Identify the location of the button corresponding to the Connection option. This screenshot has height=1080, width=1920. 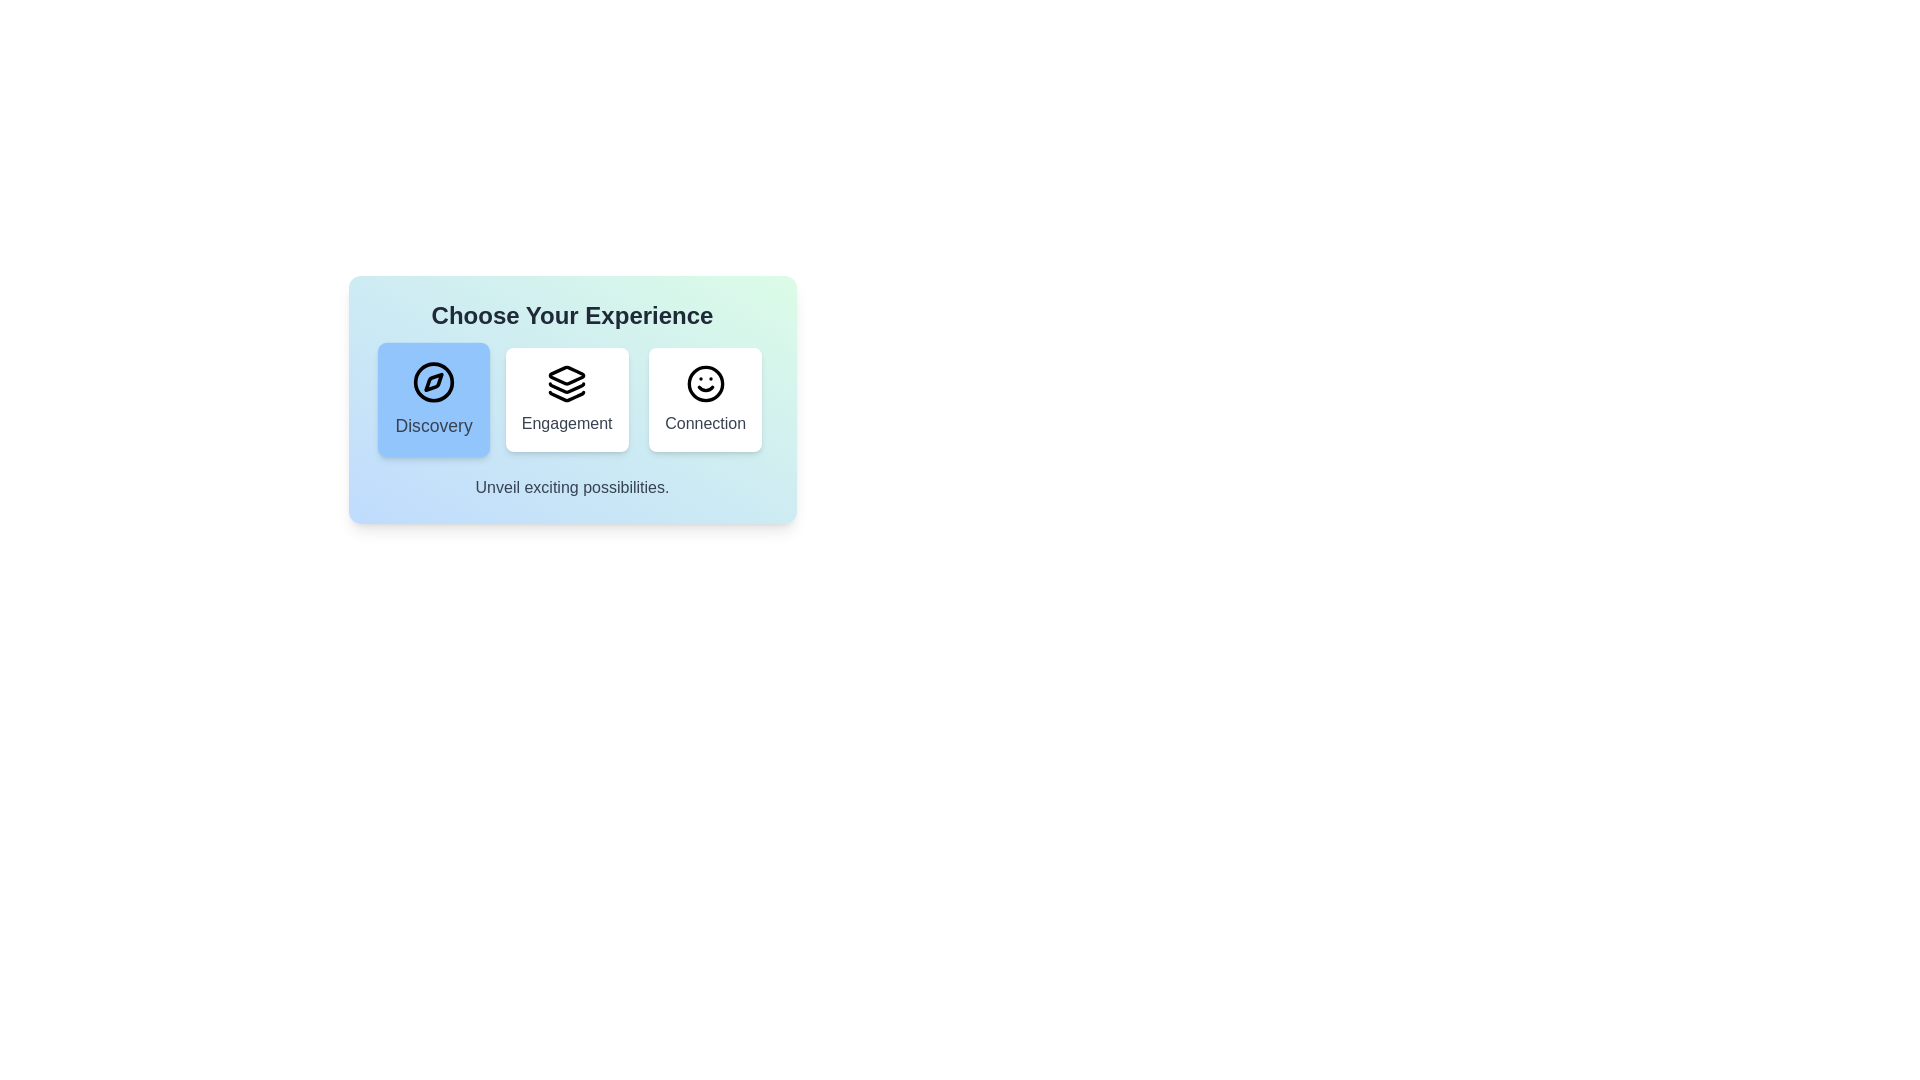
(705, 400).